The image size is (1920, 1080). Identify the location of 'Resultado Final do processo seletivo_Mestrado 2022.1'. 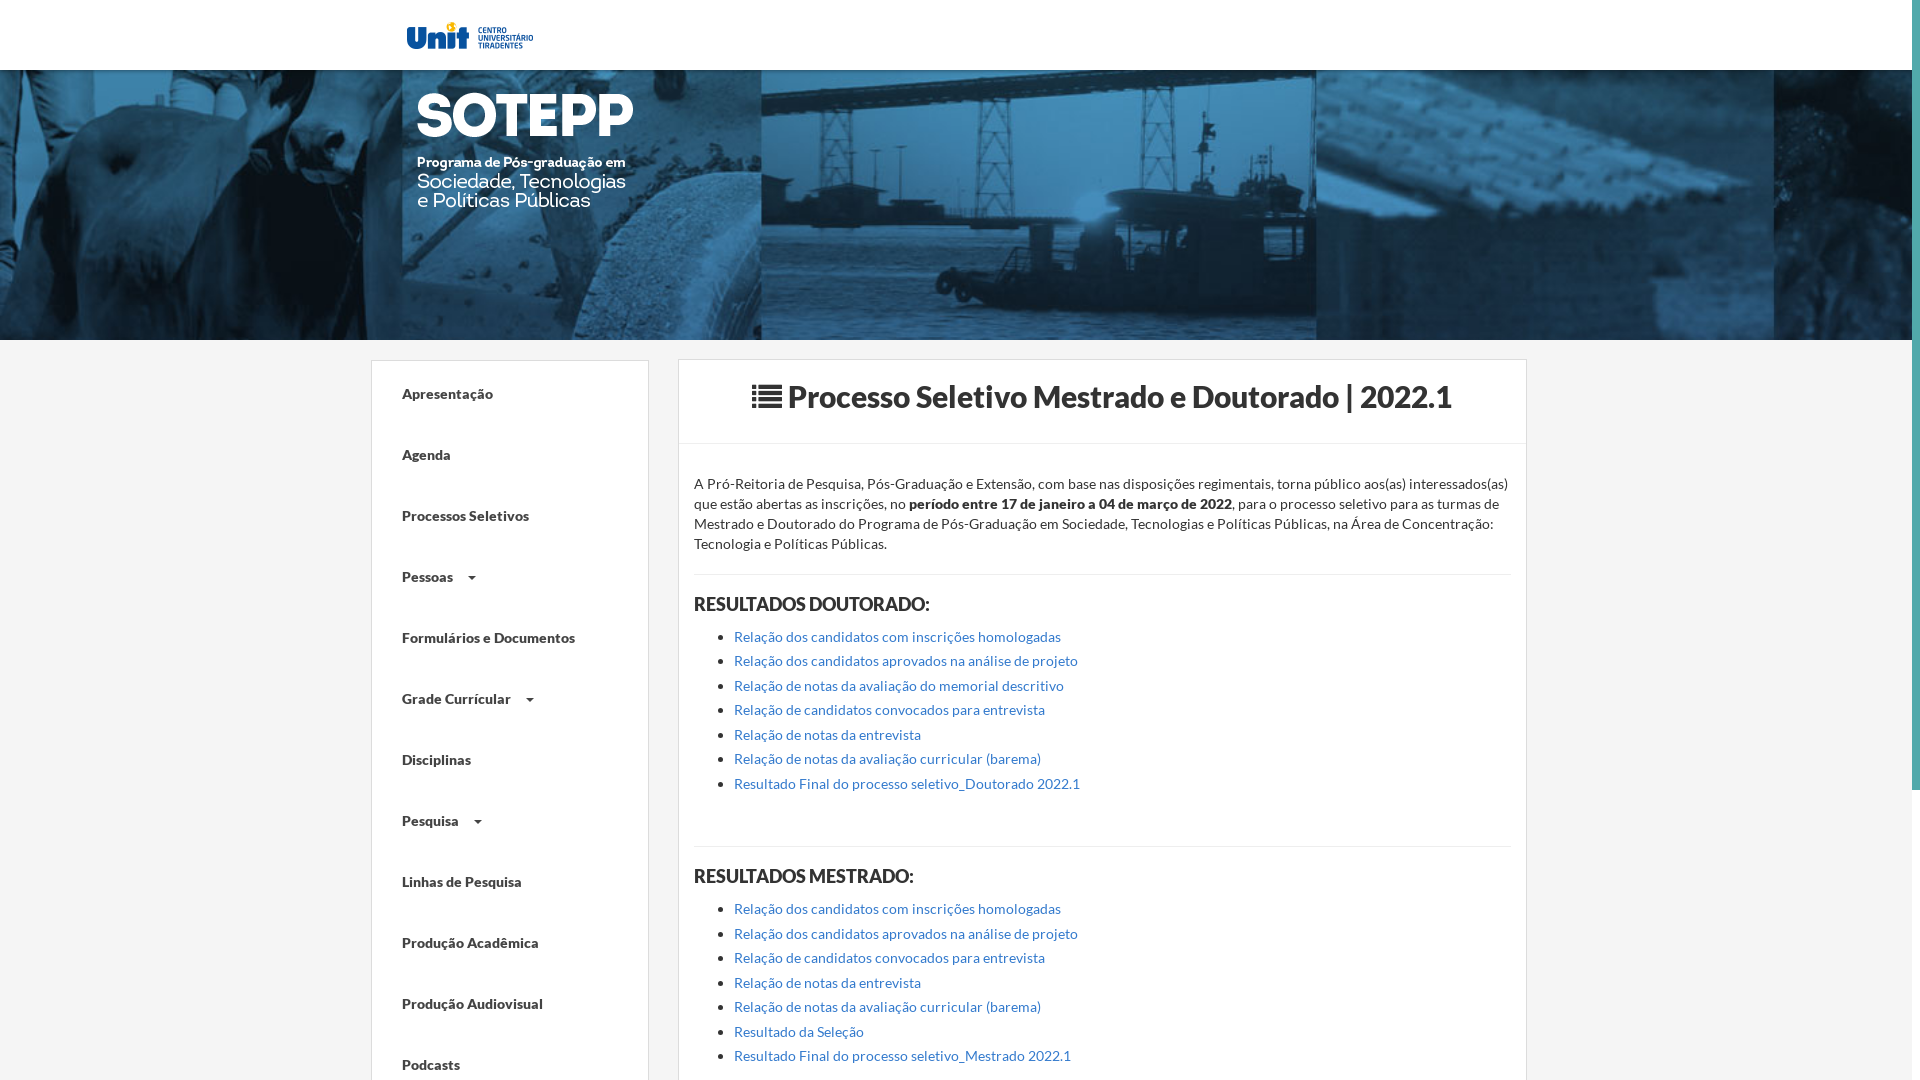
(901, 1054).